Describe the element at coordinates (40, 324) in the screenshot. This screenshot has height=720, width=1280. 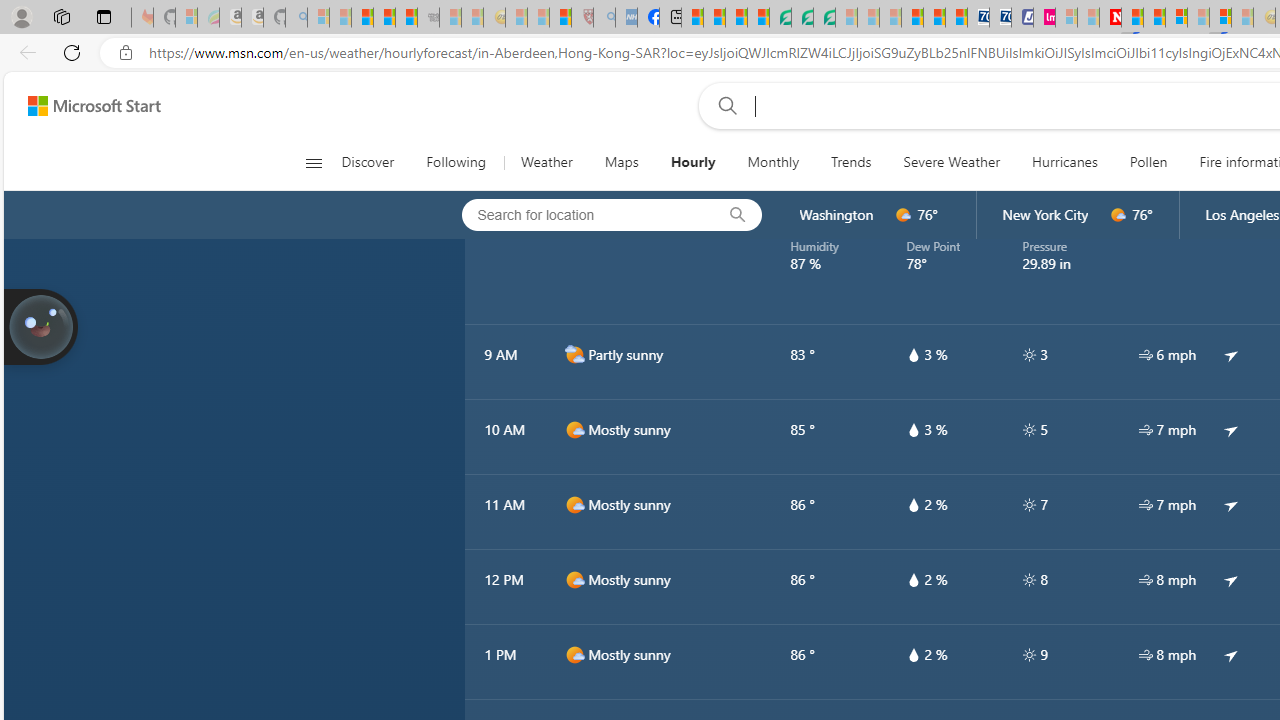
I see `'Join us in planting real trees to help our planet!'` at that location.